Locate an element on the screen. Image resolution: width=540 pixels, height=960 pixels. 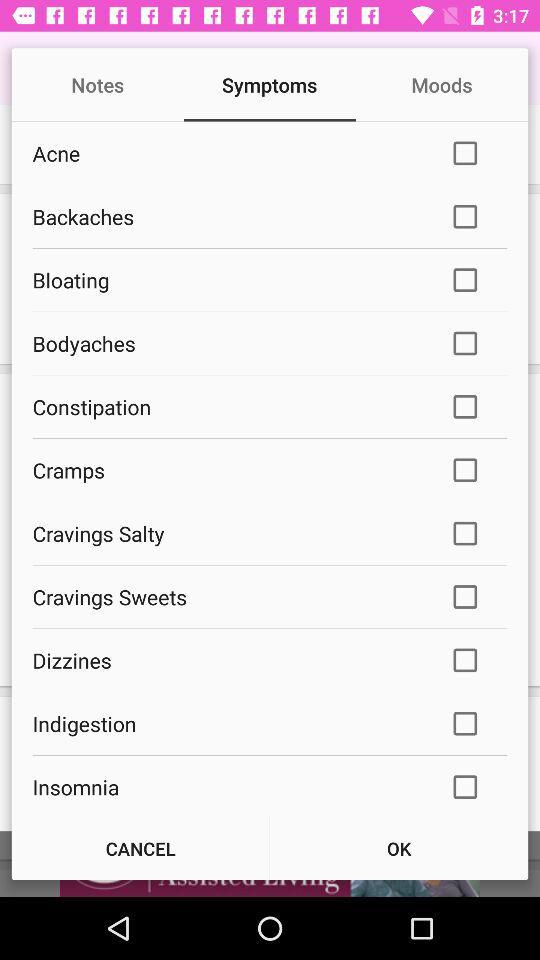
icon at the bottom left corner is located at coordinates (139, 847).